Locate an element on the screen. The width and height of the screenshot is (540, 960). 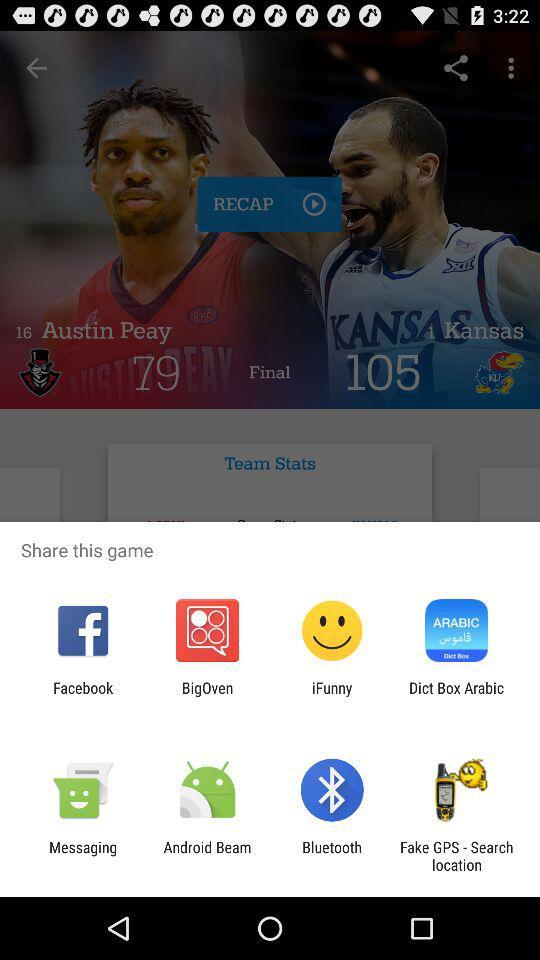
the app to the right of messaging is located at coordinates (206, 855).